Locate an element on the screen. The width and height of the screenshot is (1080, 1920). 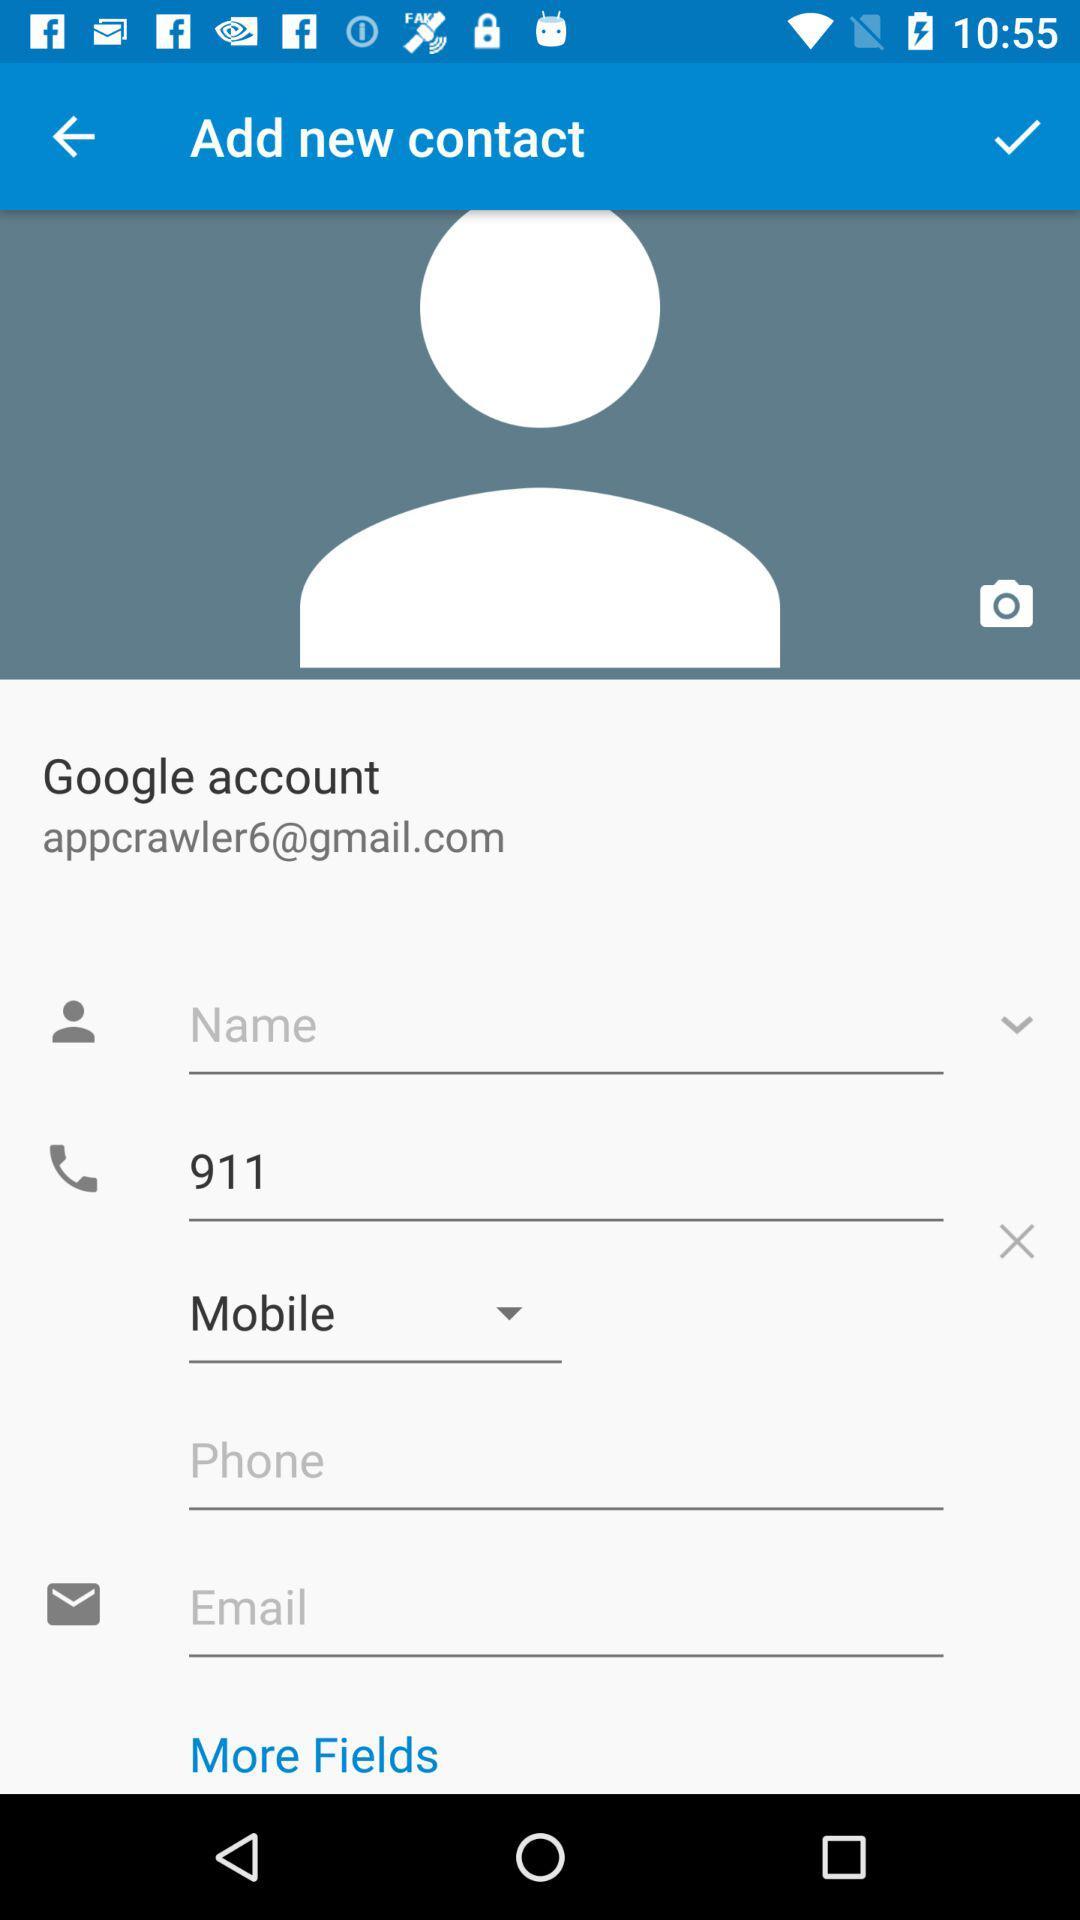
the camera icon at top right corner of image is located at coordinates (1006, 605).